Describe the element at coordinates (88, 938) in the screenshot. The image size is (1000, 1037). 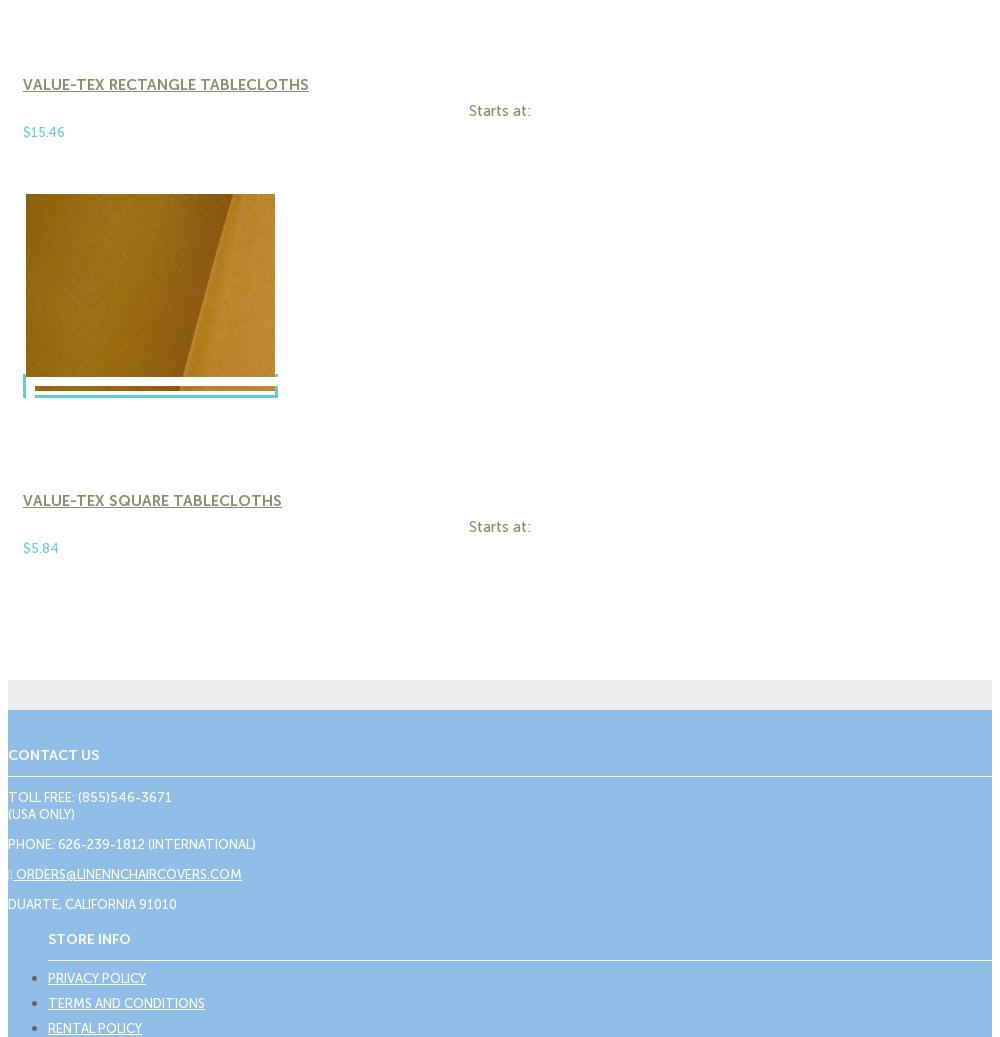
I see `'Store Info'` at that location.